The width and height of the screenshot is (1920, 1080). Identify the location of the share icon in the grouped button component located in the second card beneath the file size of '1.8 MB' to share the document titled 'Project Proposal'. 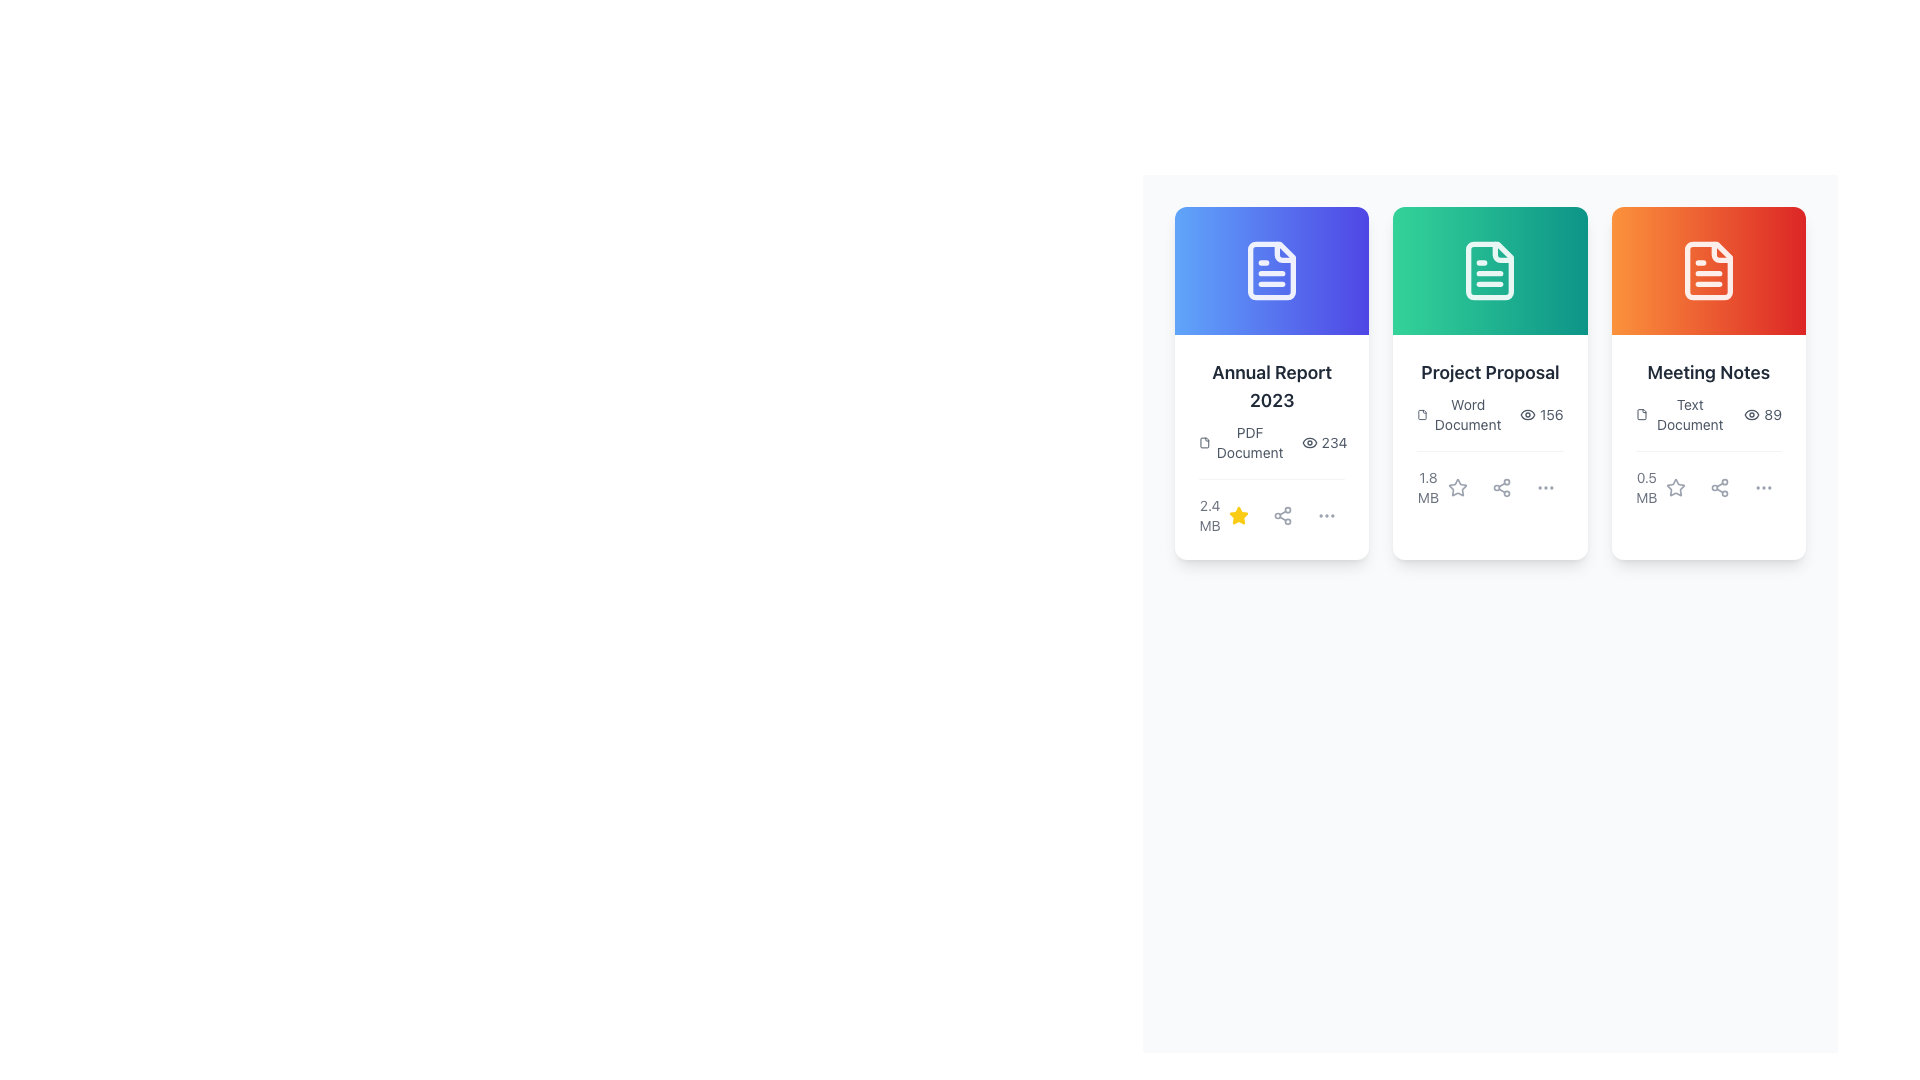
(1501, 488).